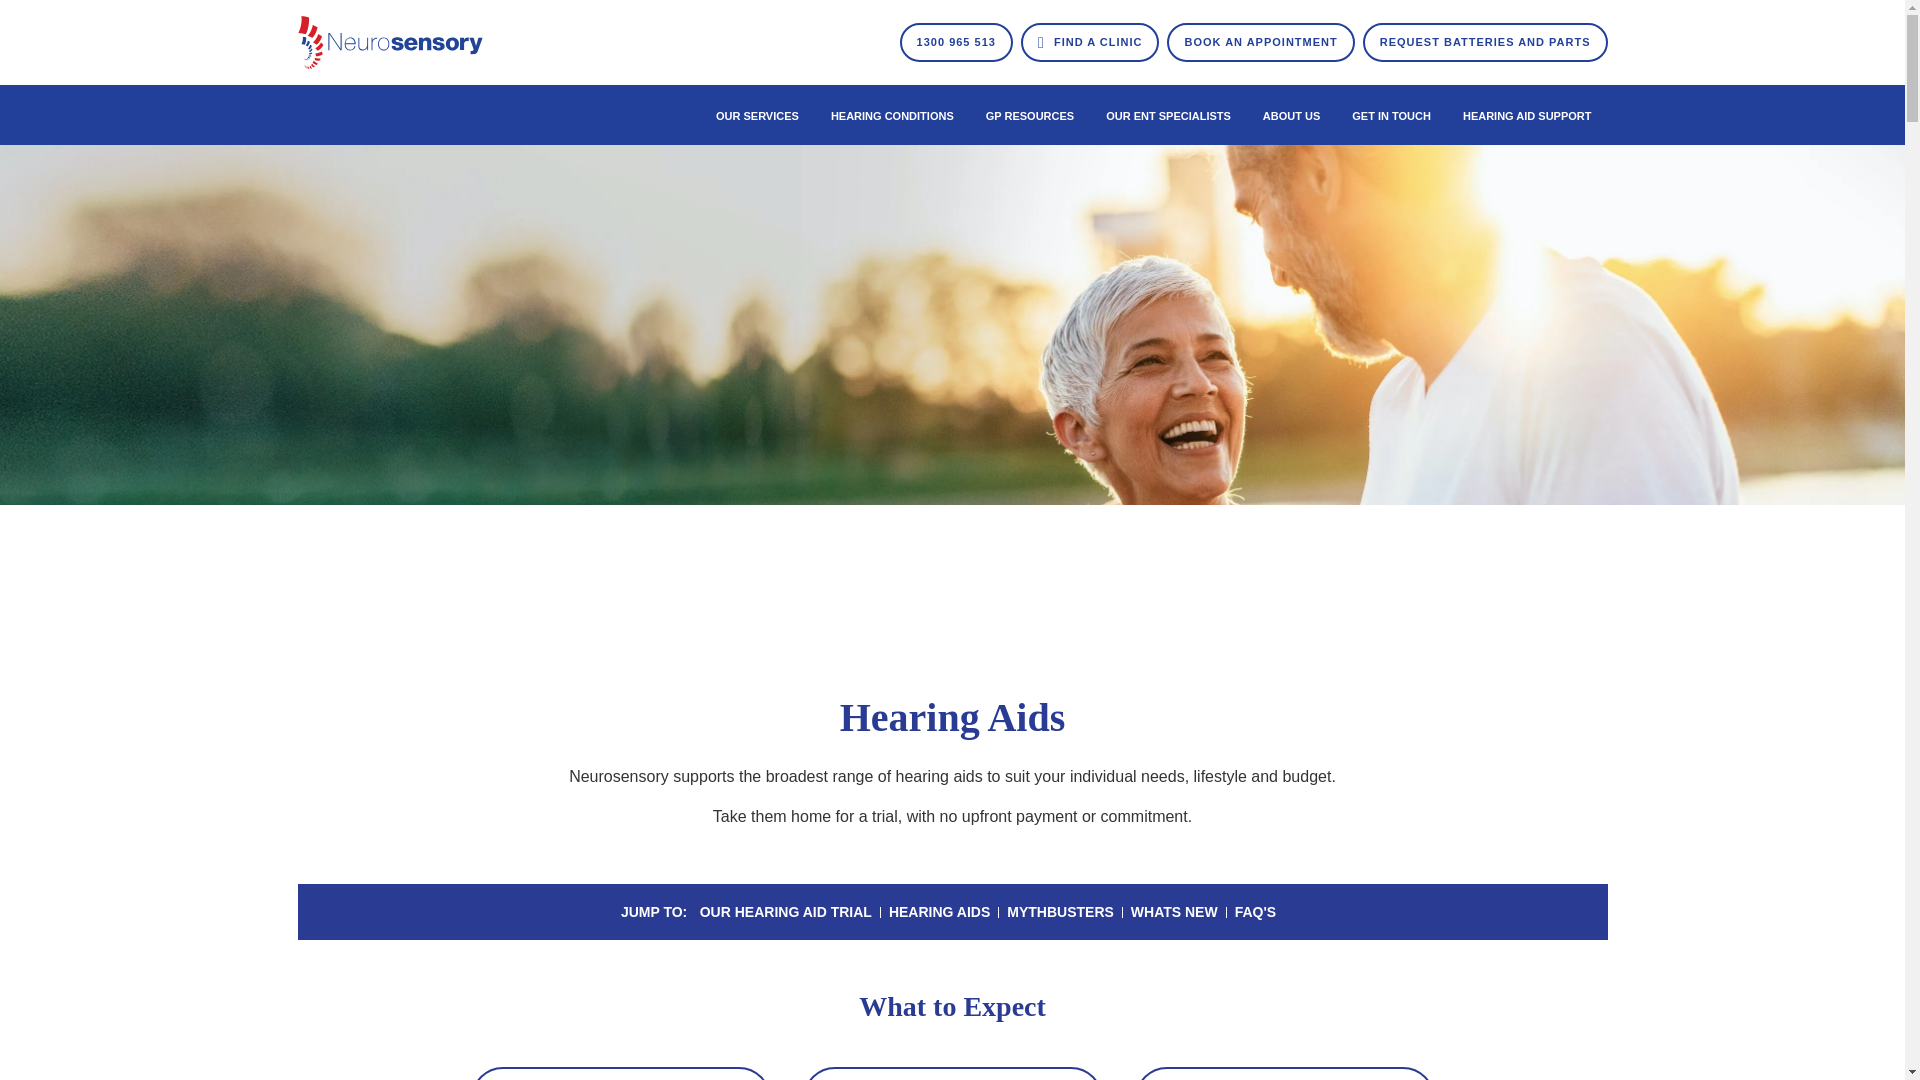  What do you see at coordinates (1131, 912) in the screenshot?
I see `'WHATS NEW'` at bounding box center [1131, 912].